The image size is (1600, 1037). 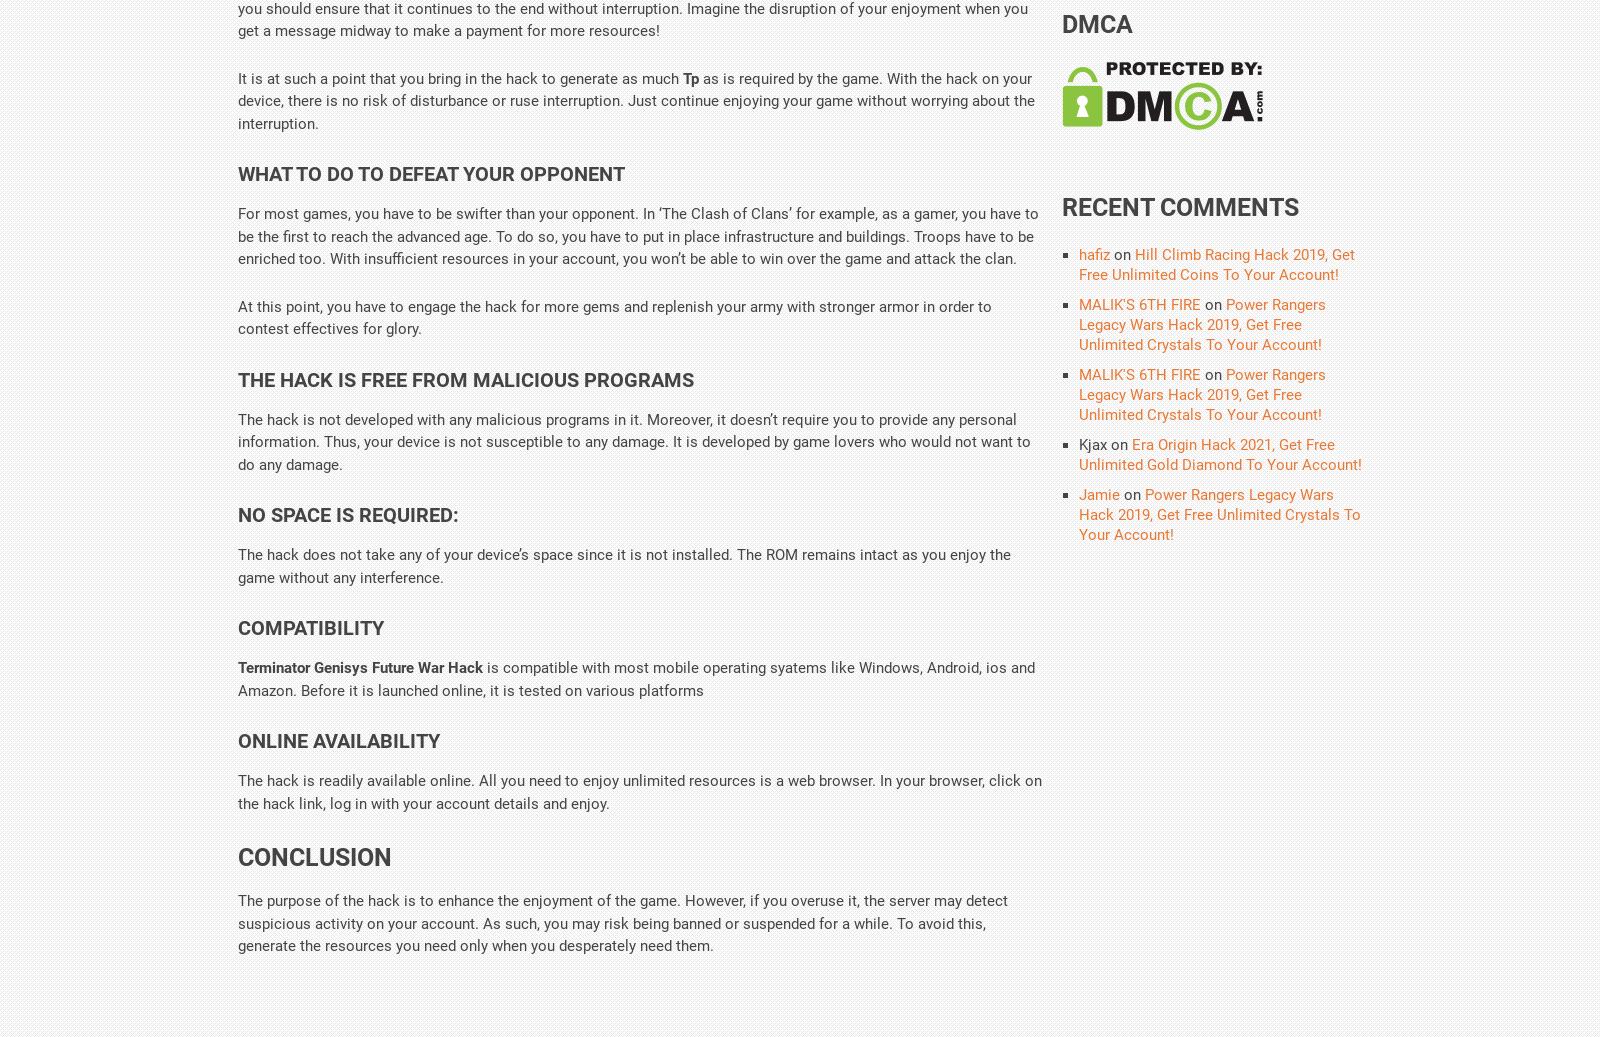 What do you see at coordinates (1219, 454) in the screenshot?
I see `'Era Origin Hack 2021, Get Free Unlimited Gold Diamond To Your Account!'` at bounding box center [1219, 454].